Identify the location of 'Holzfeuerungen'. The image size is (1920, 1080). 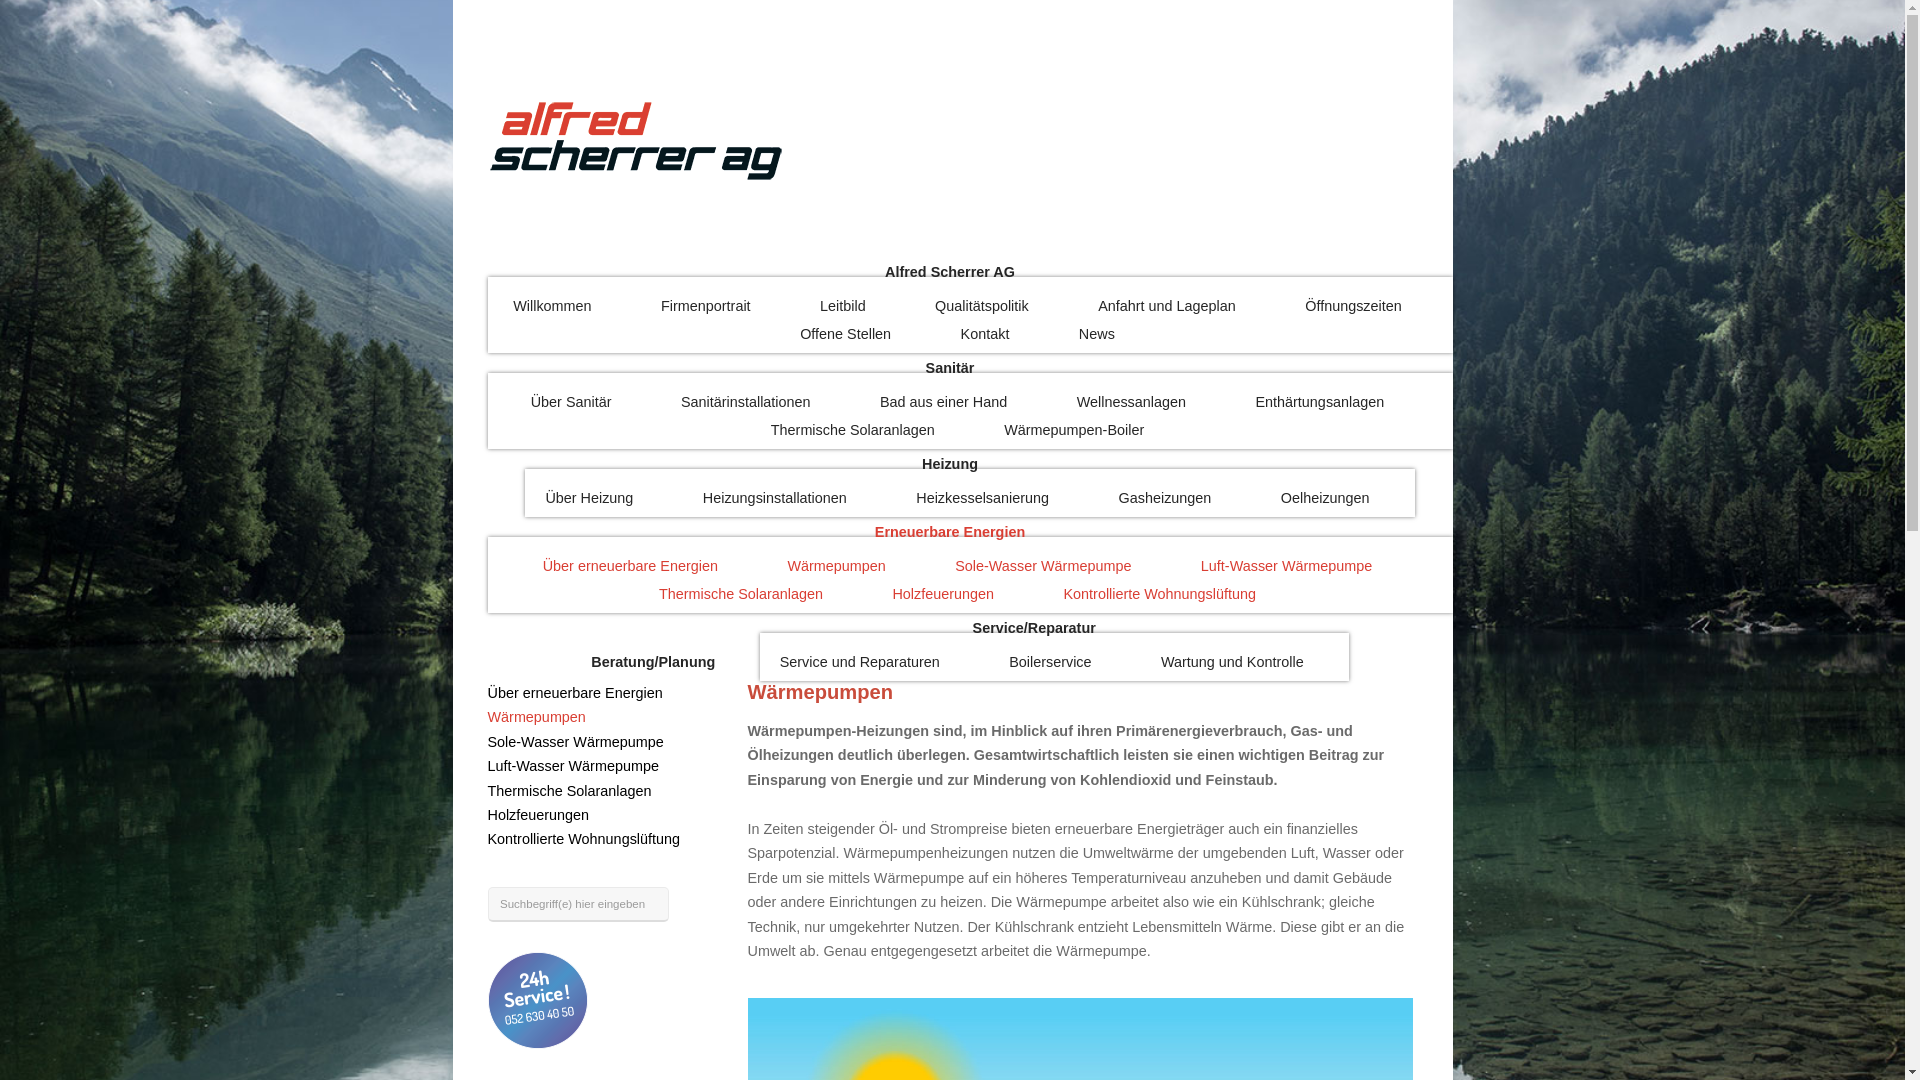
(941, 597).